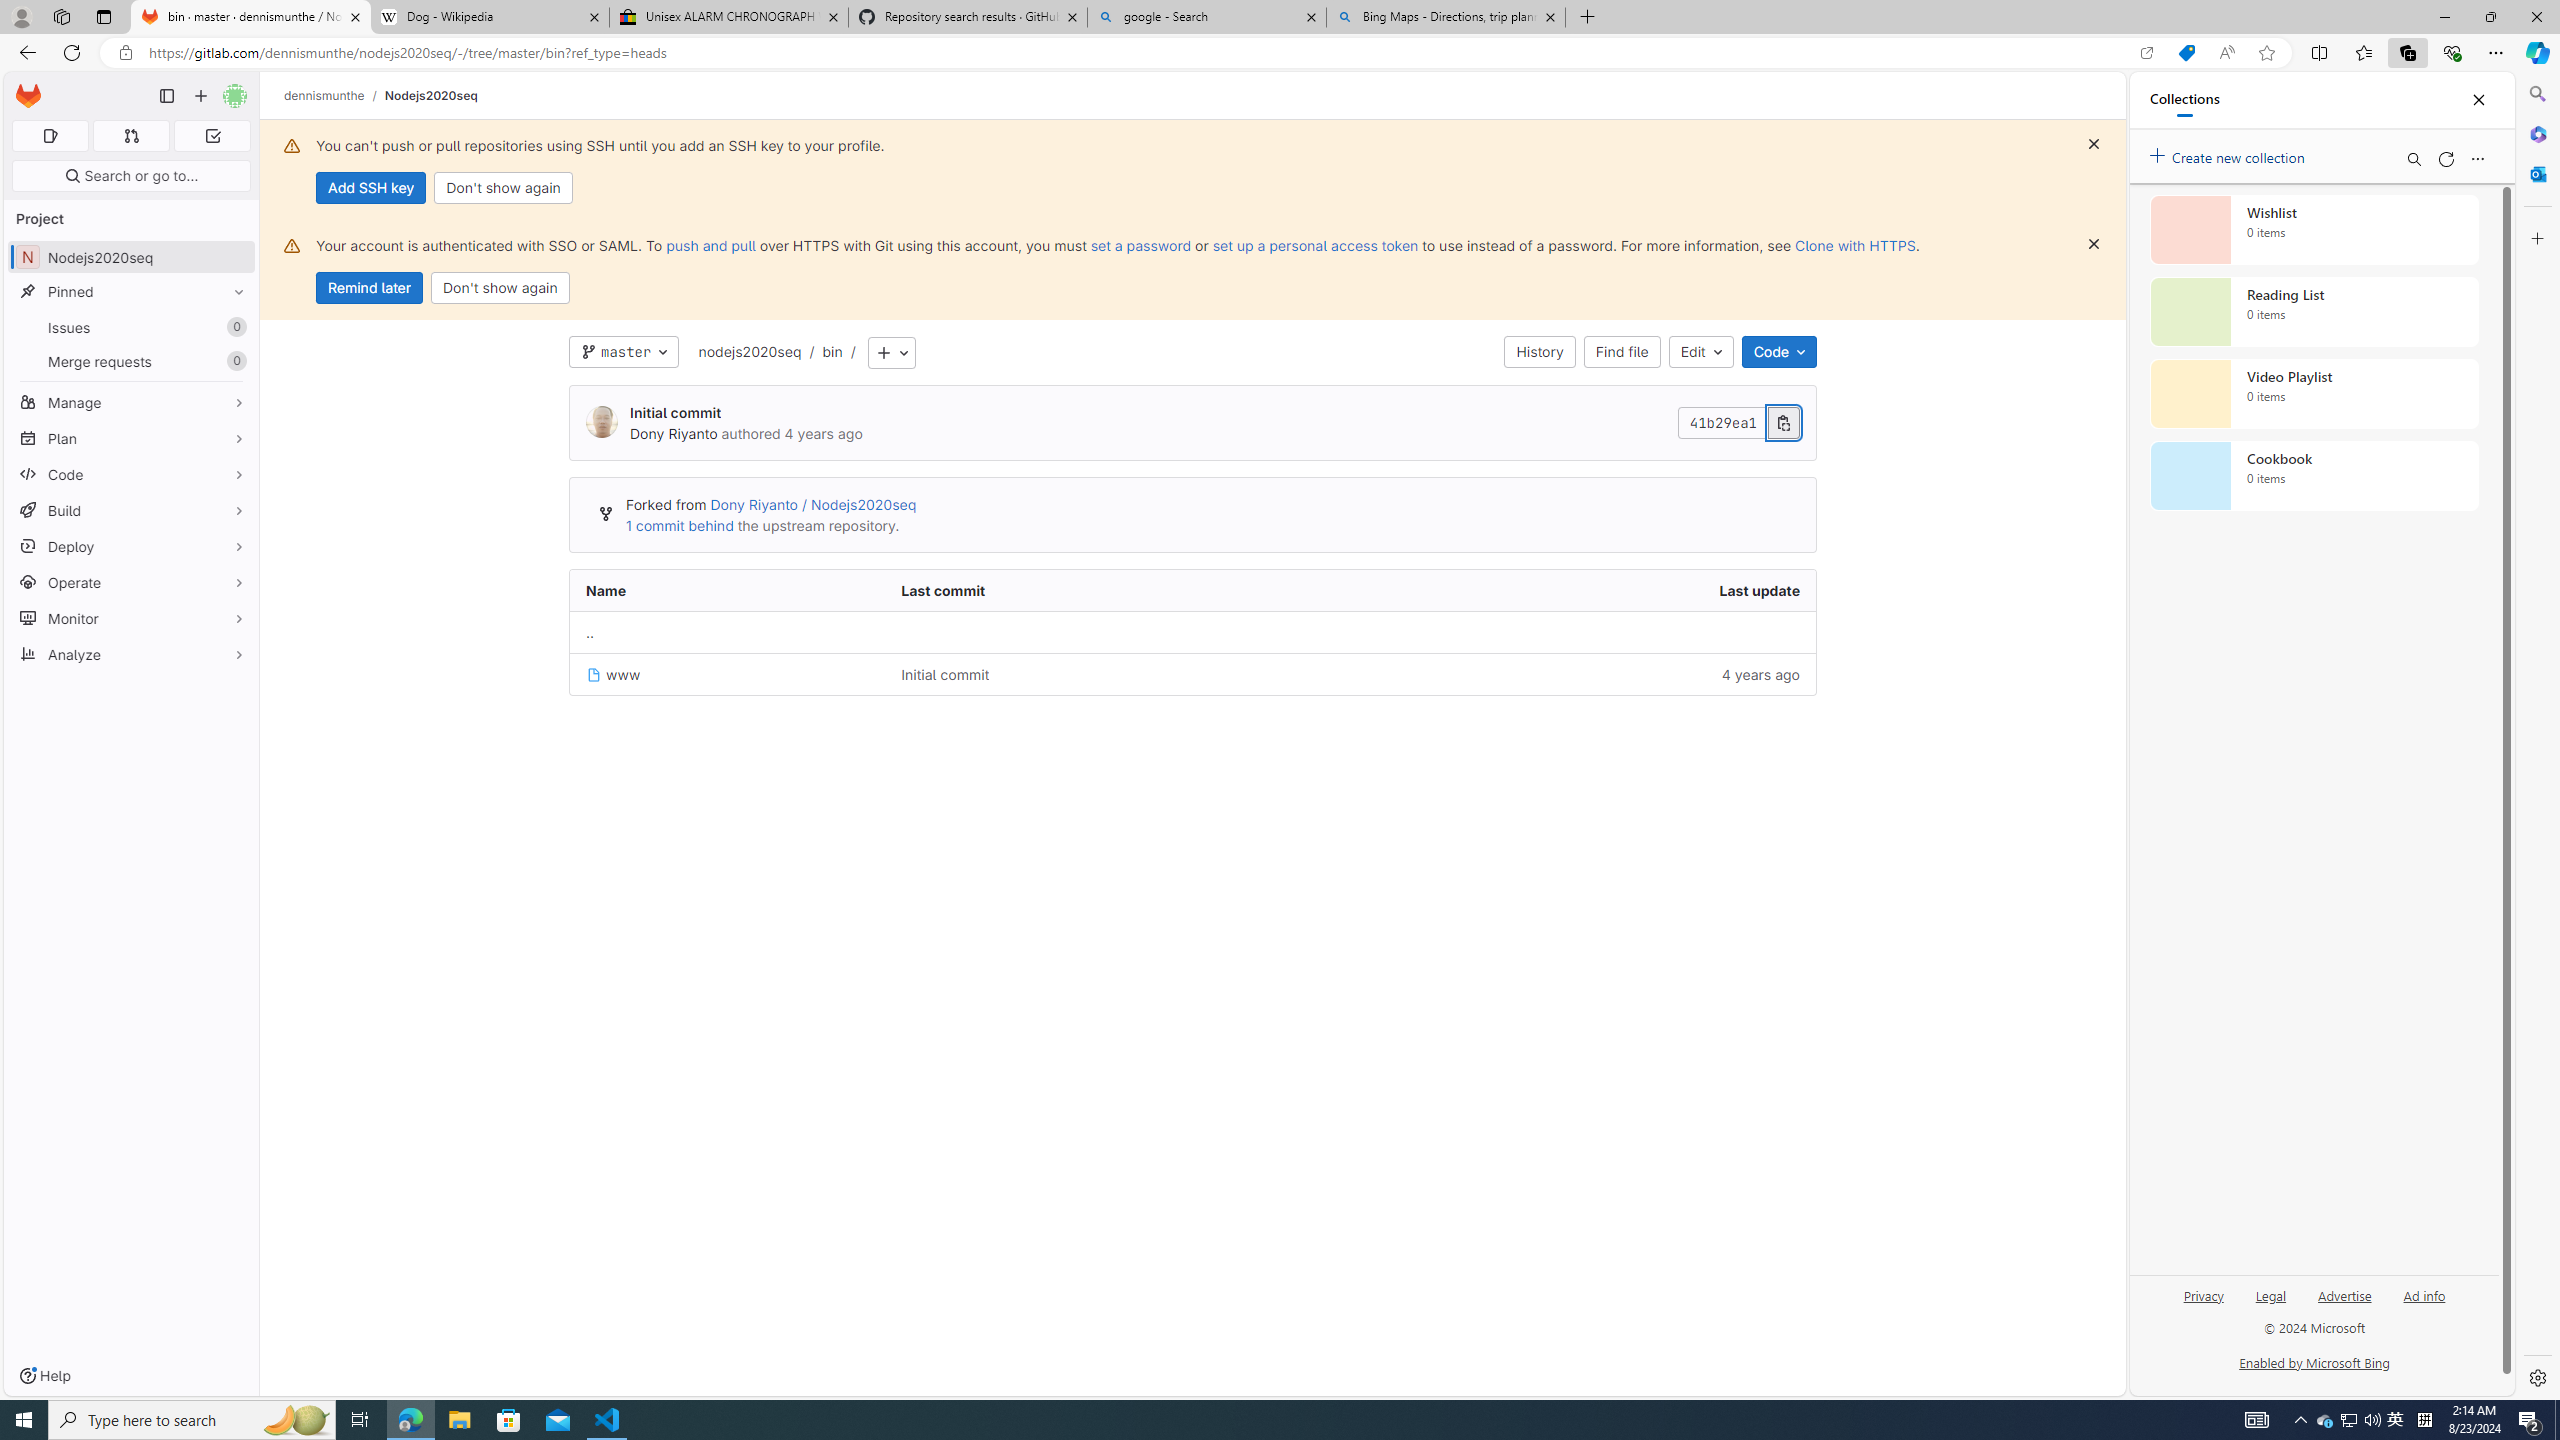 This screenshot has height=1440, width=2560. Describe the element at coordinates (2094, 244) in the screenshot. I see `'Class: s16 gl-icon gl-button-icon '` at that location.